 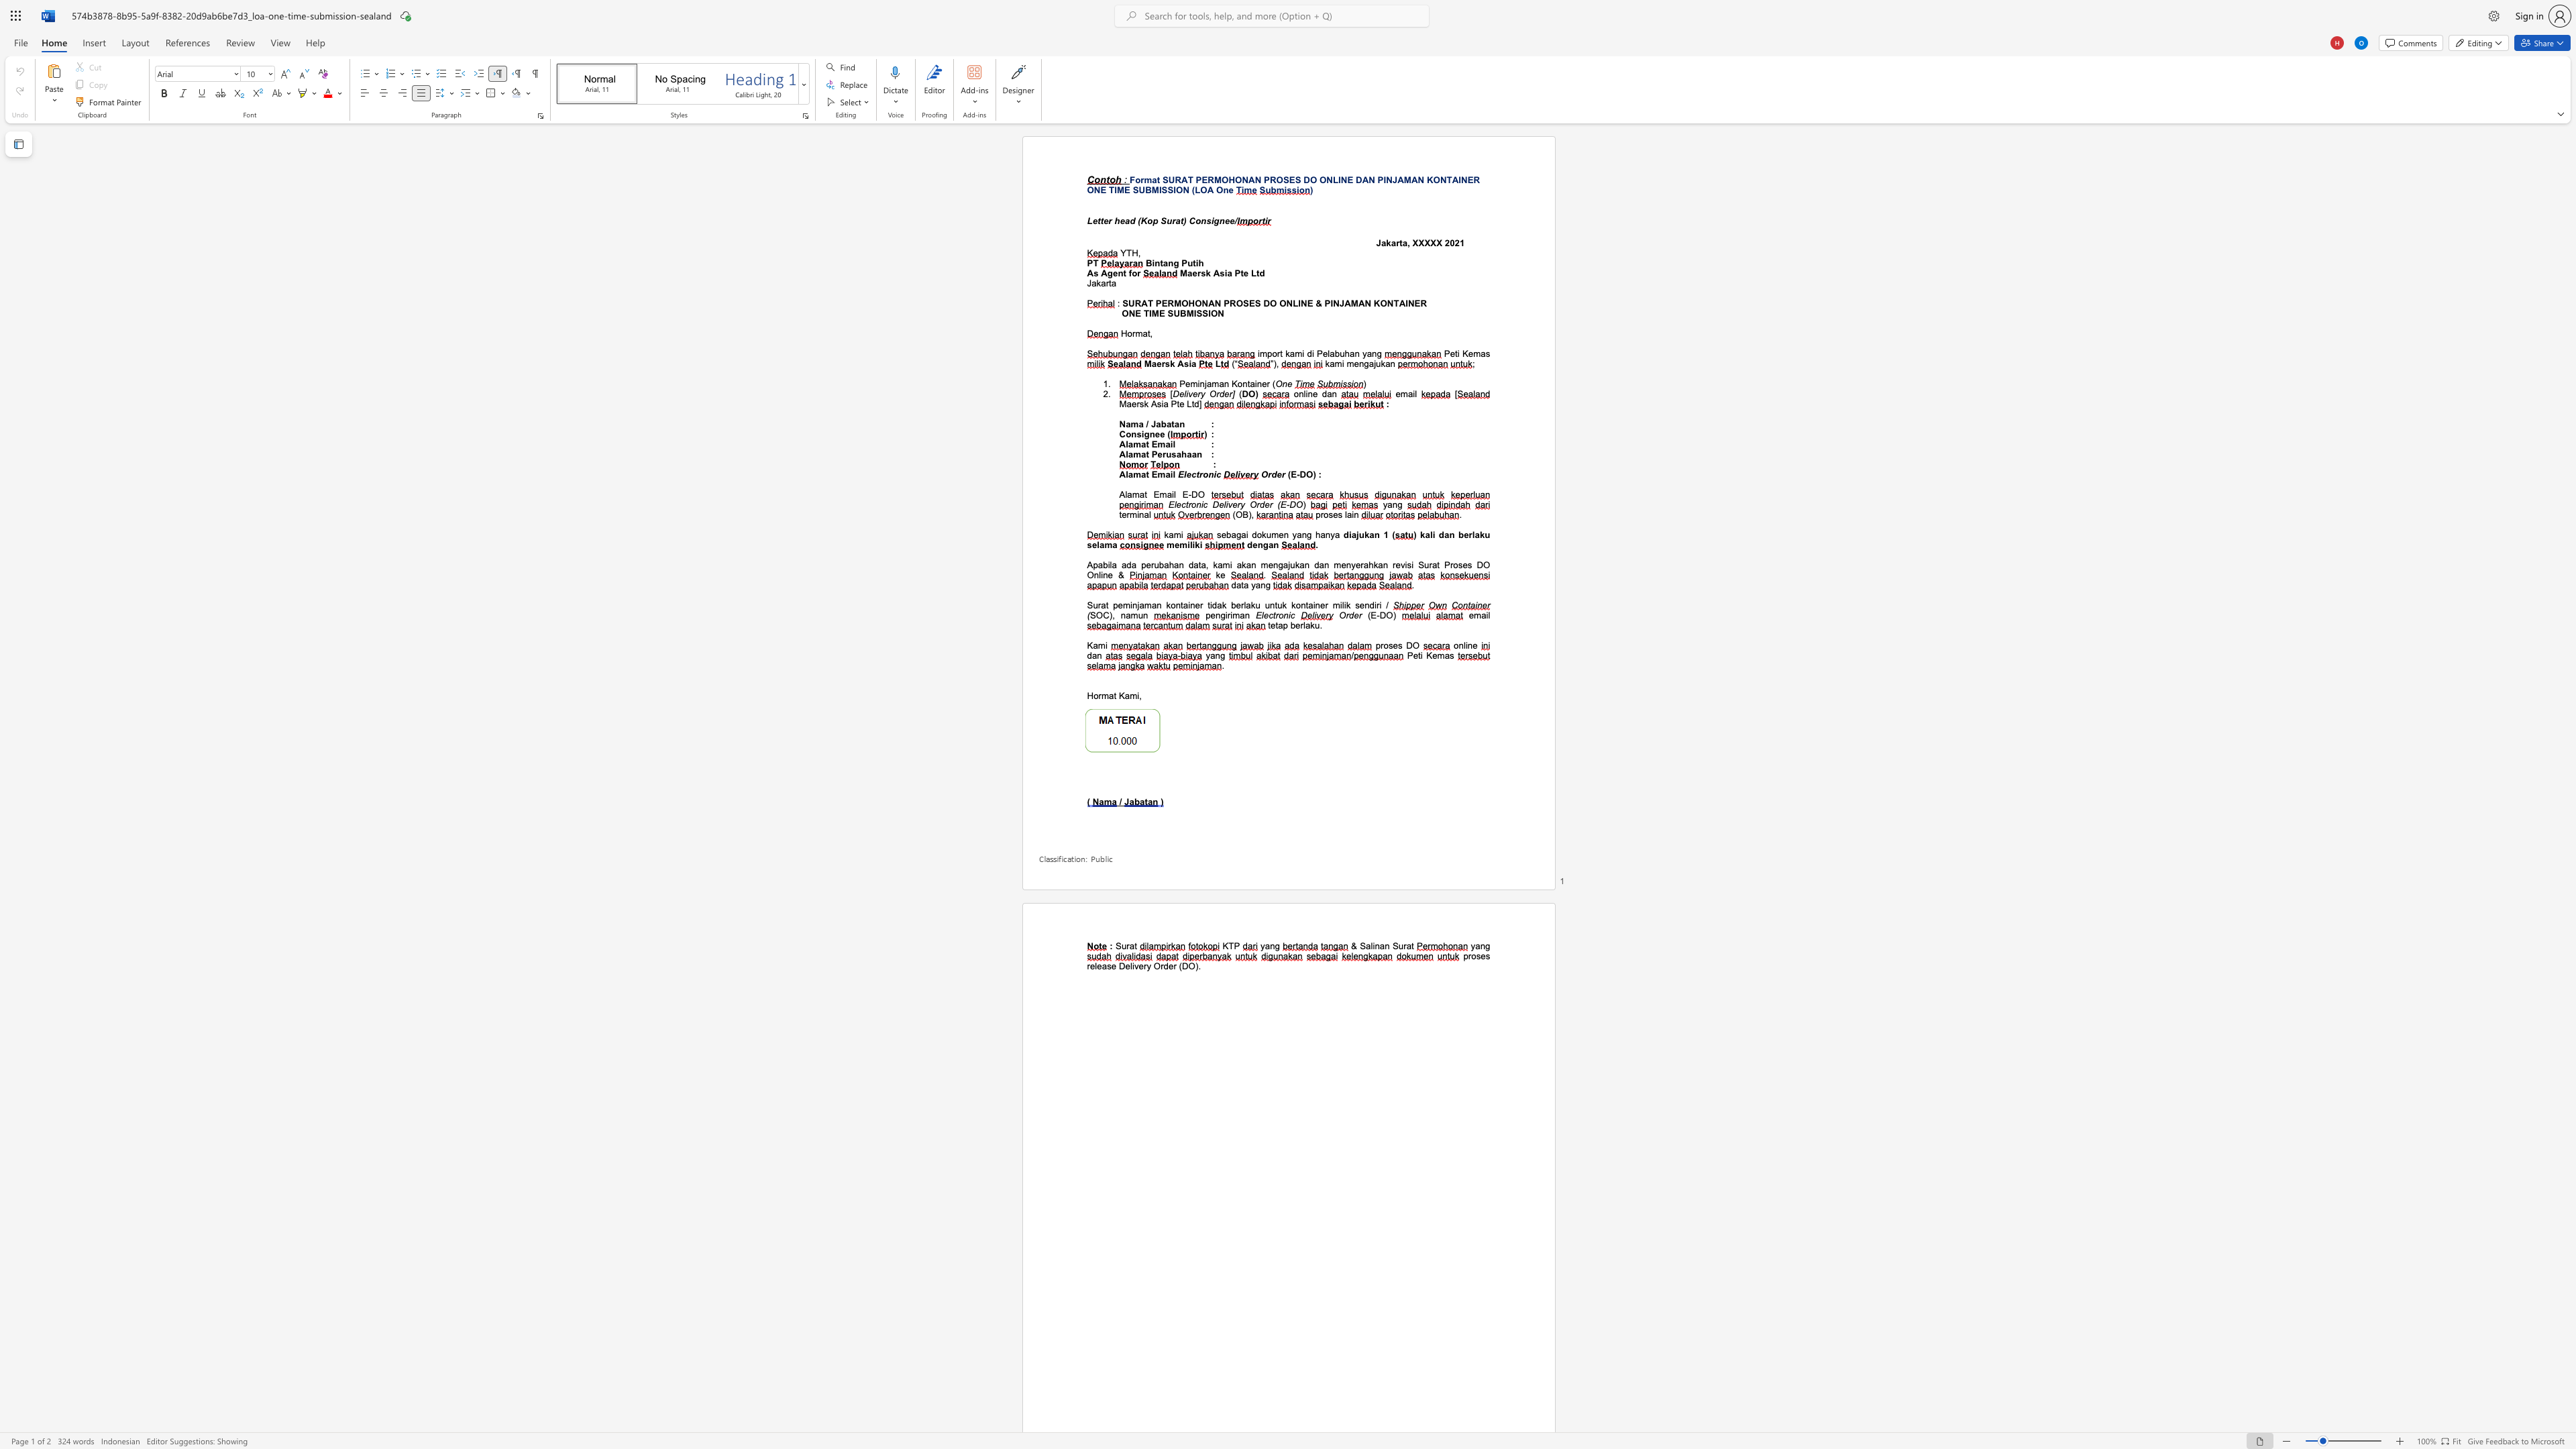 I want to click on the space between the continuous character "a" and "s" in the text, so click(x=1448, y=655).